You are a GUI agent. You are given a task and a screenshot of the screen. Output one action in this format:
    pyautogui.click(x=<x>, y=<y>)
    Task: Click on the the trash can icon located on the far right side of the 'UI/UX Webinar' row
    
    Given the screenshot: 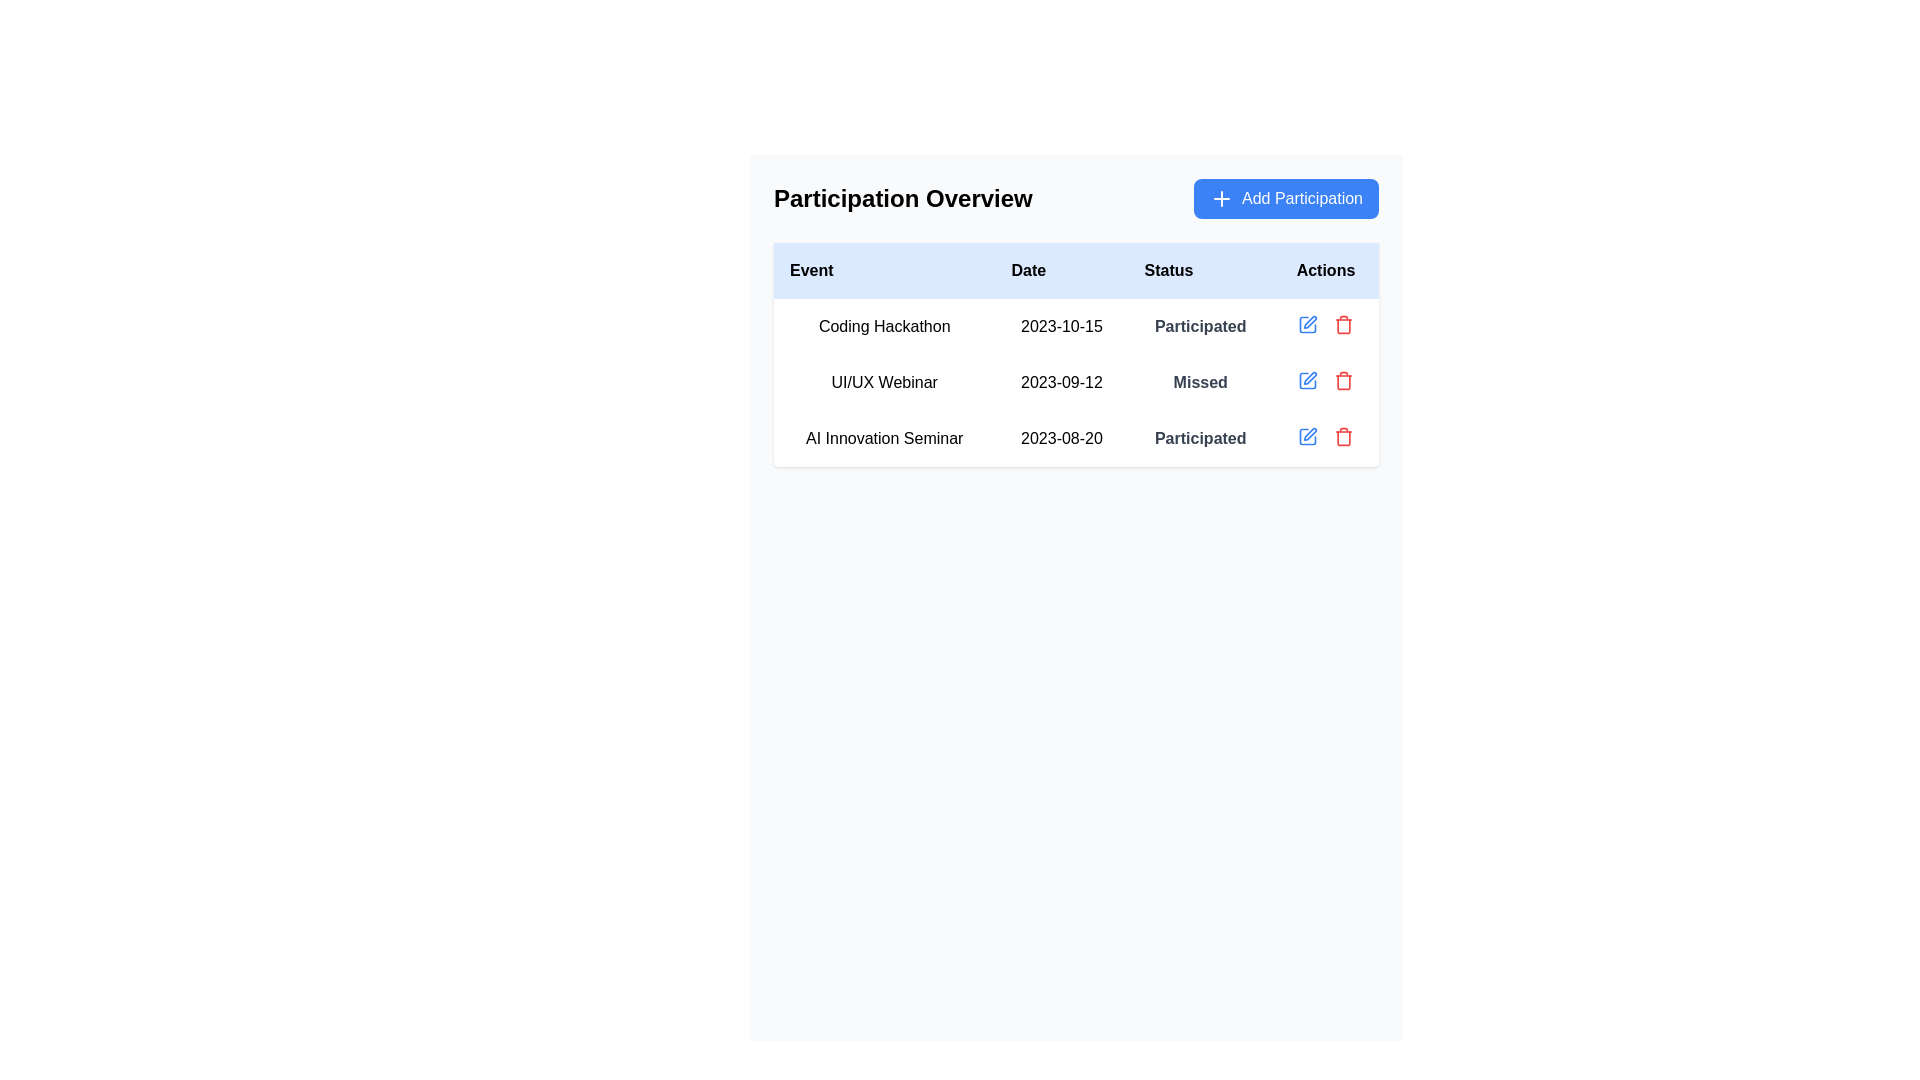 What is the action you would take?
    pyautogui.click(x=1344, y=325)
    